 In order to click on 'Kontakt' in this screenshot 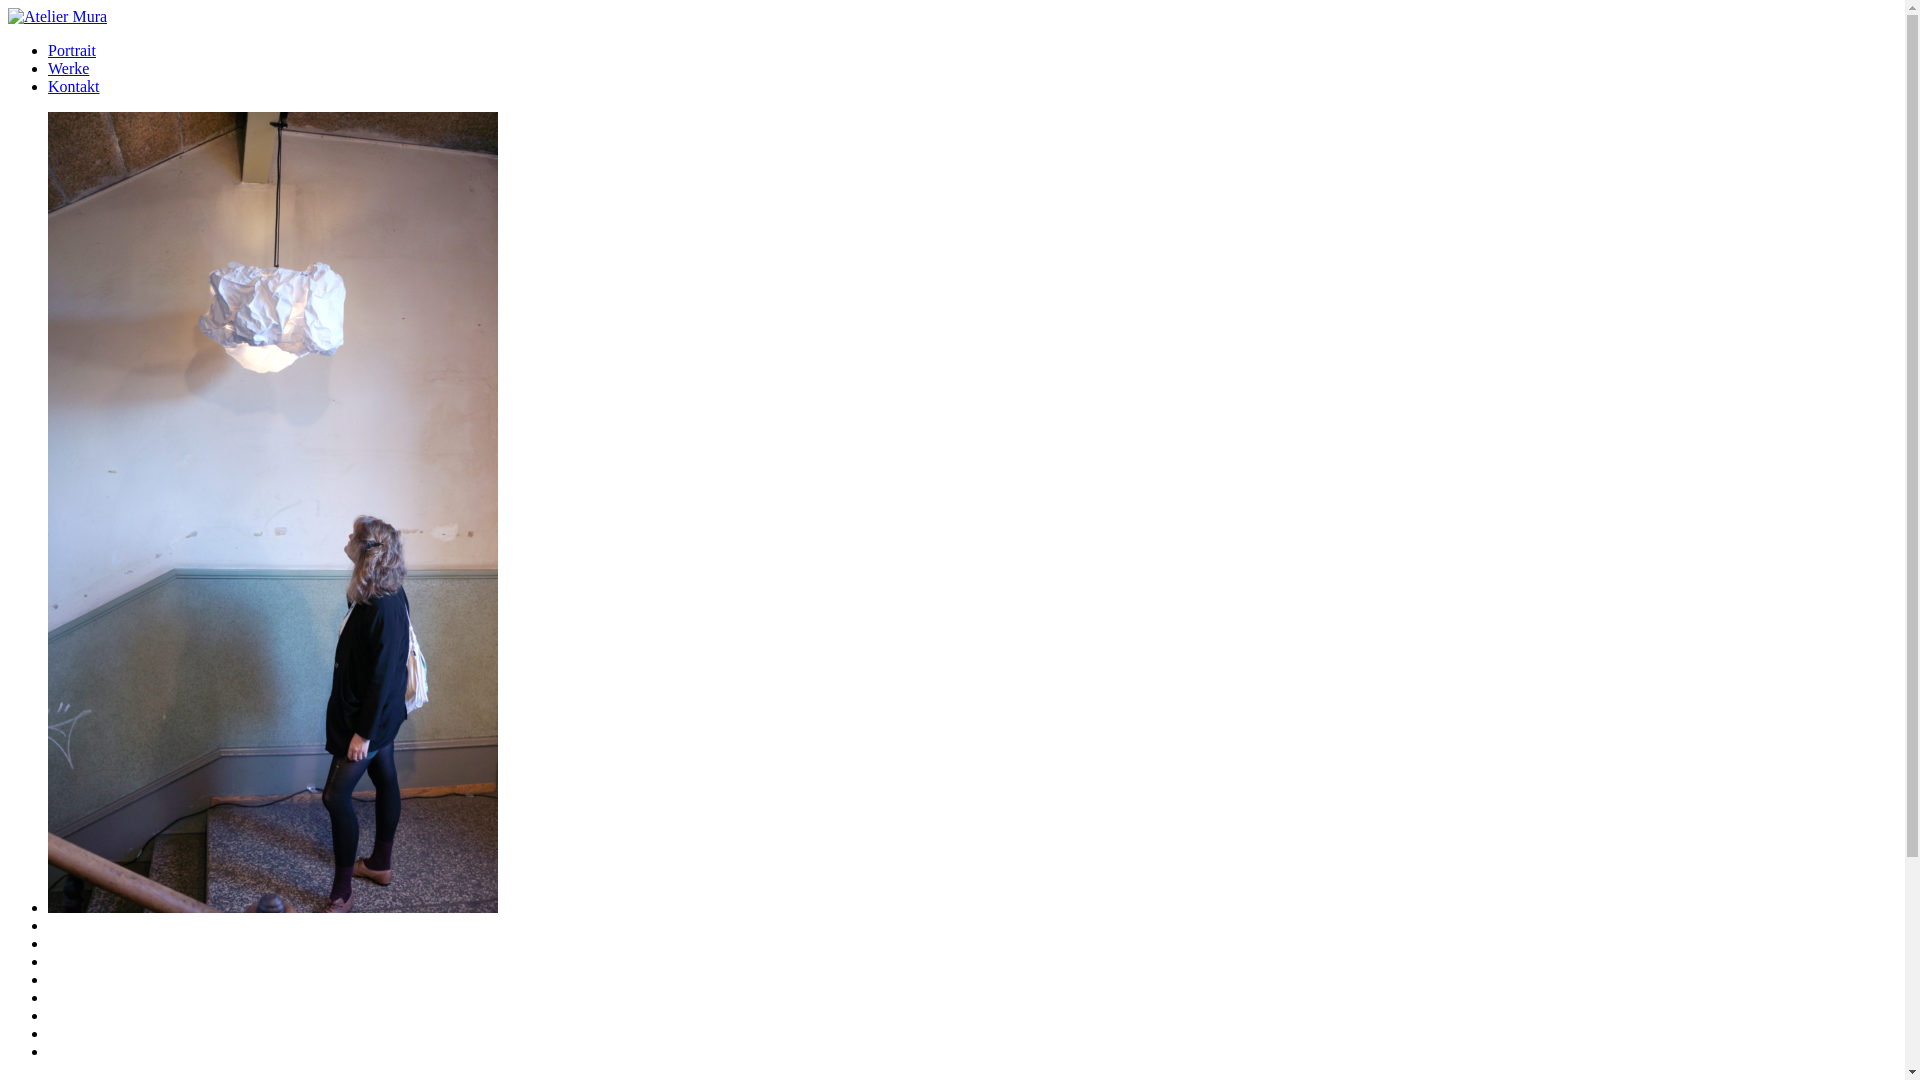, I will do `click(73, 85)`.